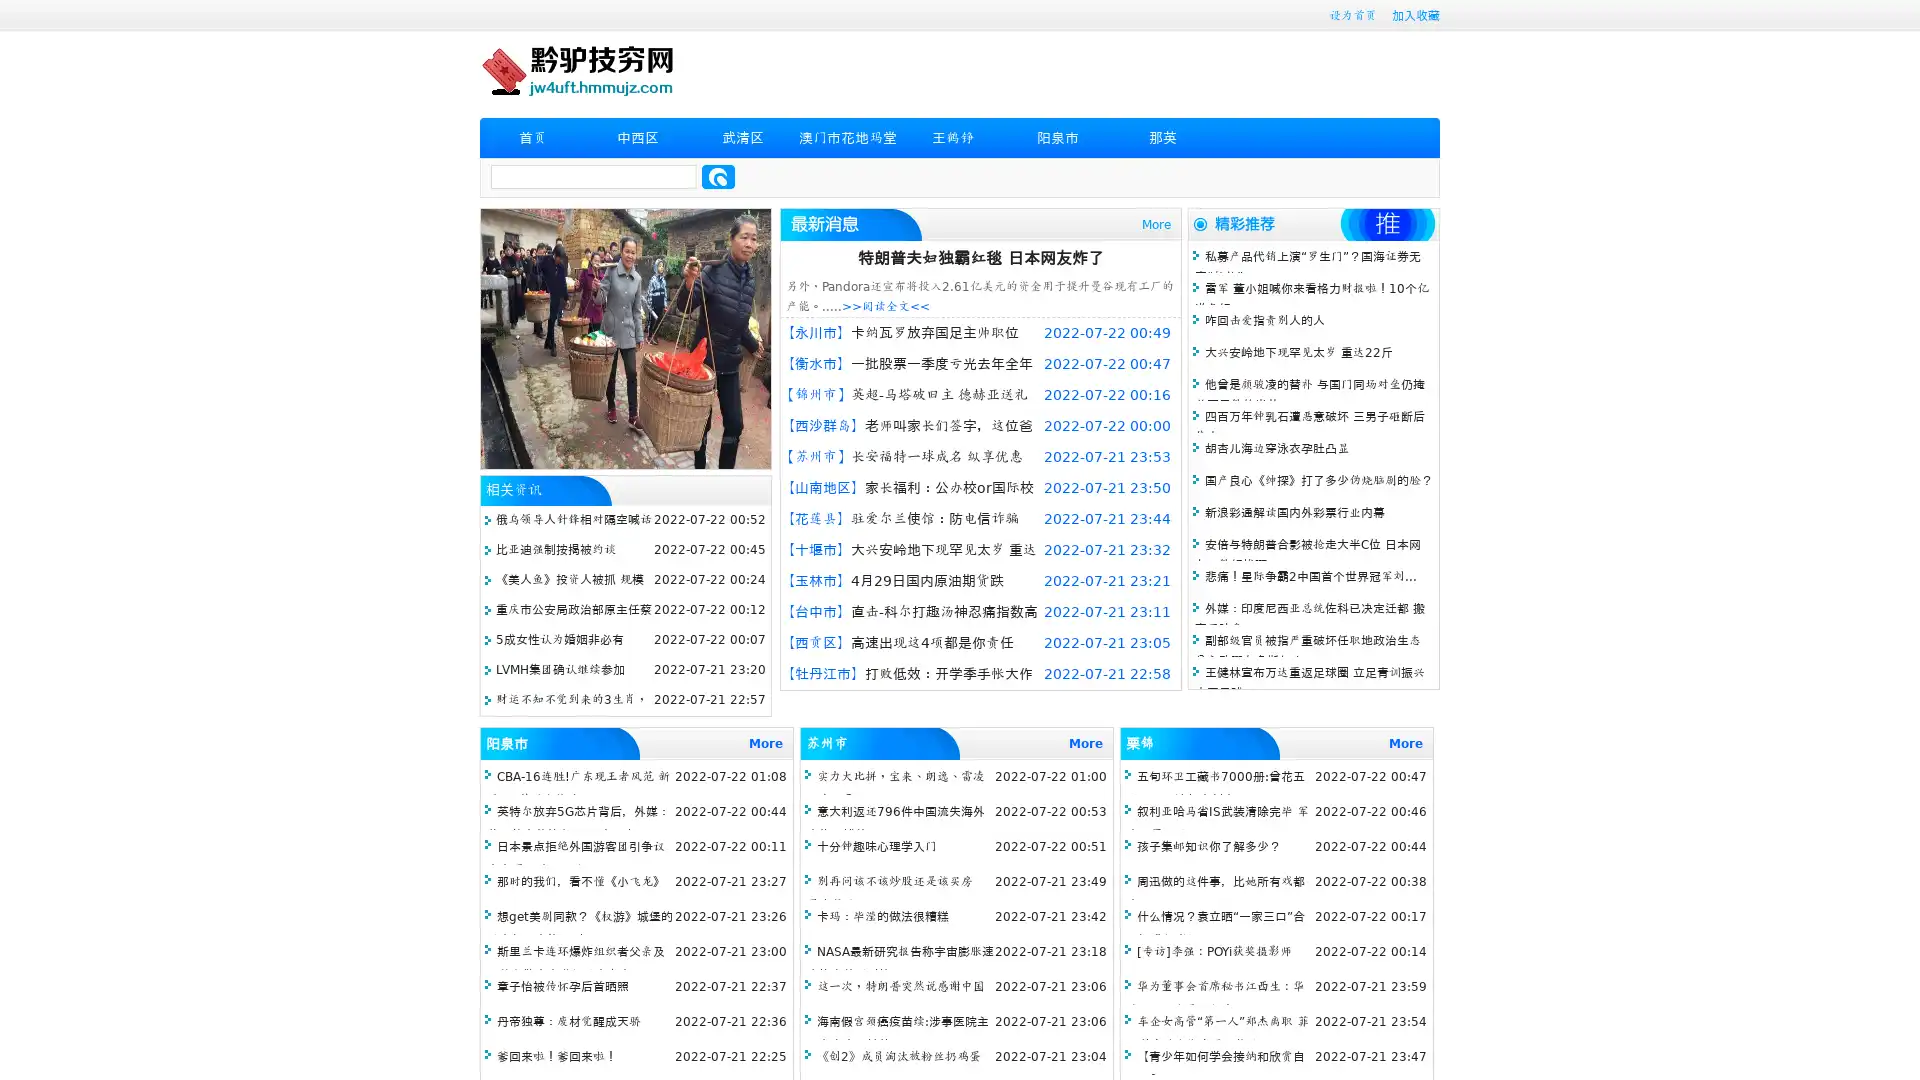 The height and width of the screenshot is (1080, 1920). Describe the element at coordinates (718, 176) in the screenshot. I see `Search` at that location.